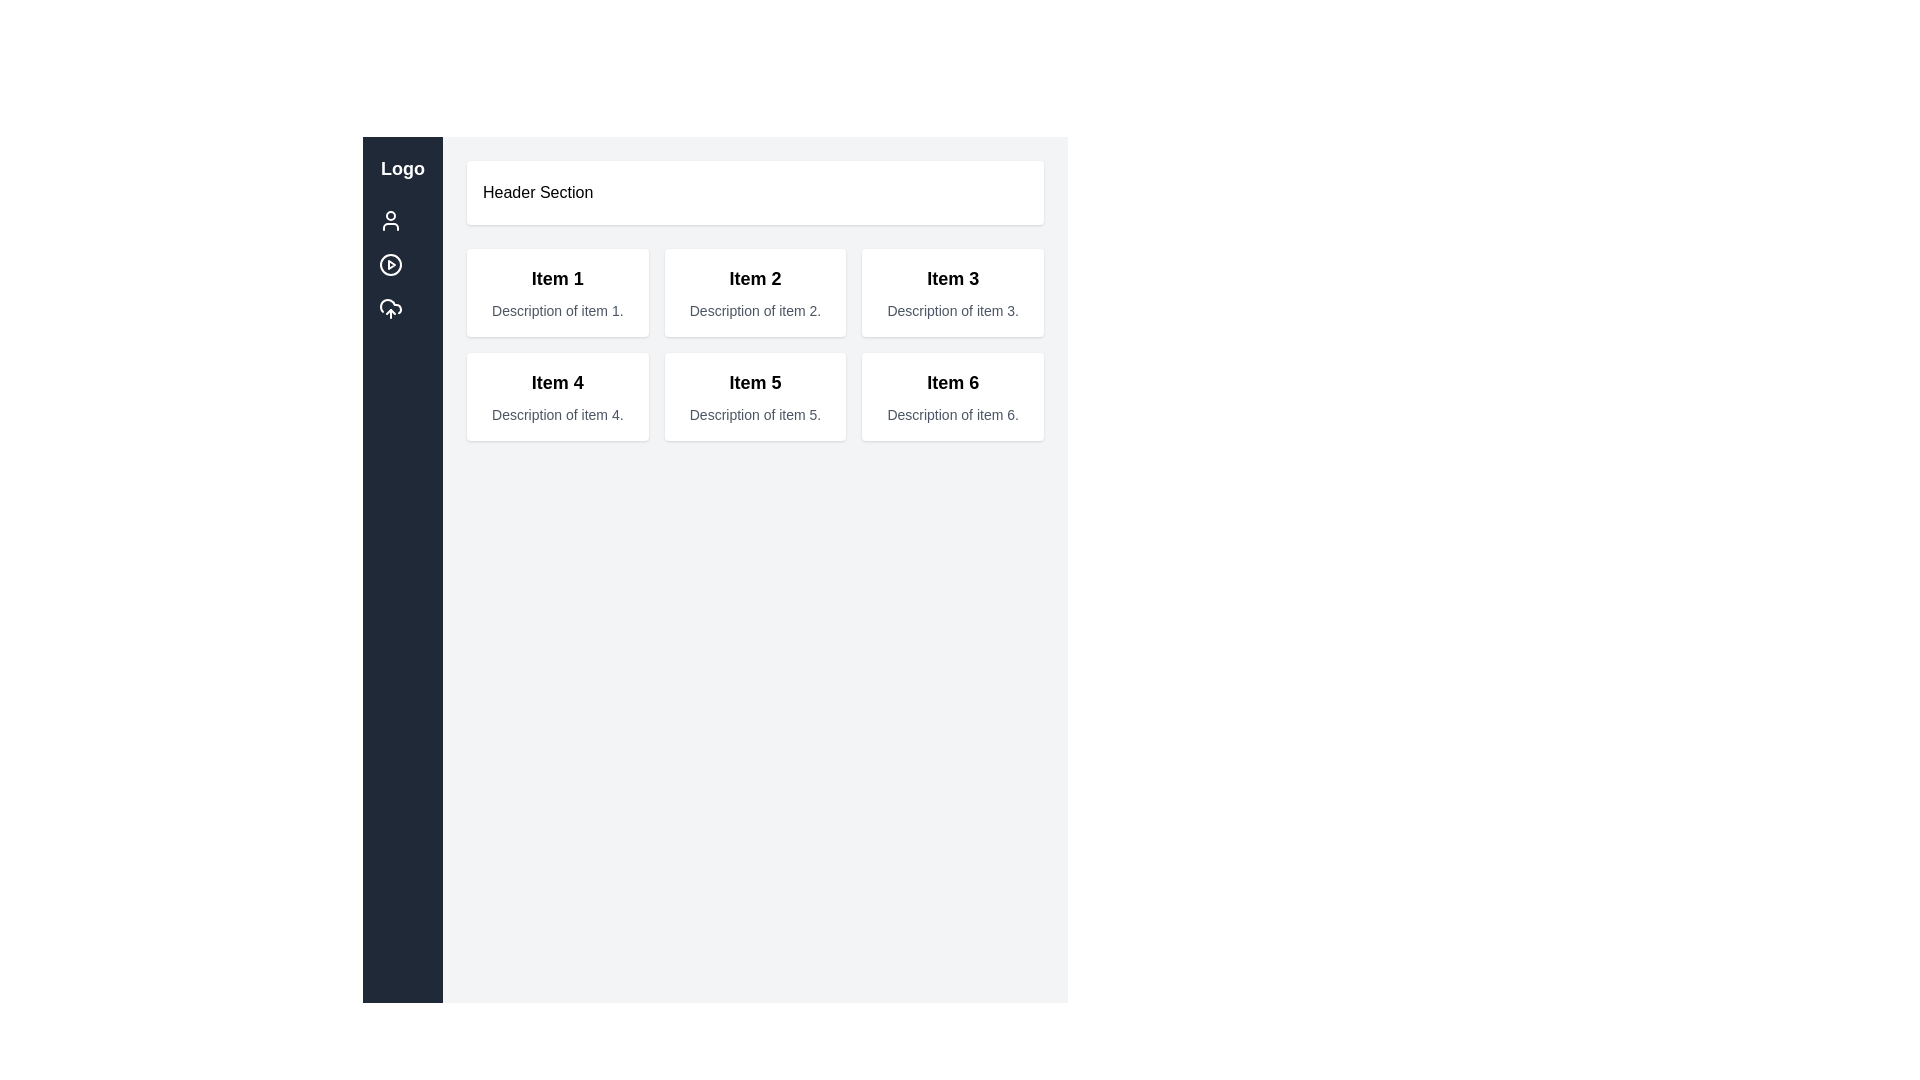  I want to click on the content of each item in the structured grid layout containing six items with titles and descriptions, located below the 'Header Section', so click(754, 343).